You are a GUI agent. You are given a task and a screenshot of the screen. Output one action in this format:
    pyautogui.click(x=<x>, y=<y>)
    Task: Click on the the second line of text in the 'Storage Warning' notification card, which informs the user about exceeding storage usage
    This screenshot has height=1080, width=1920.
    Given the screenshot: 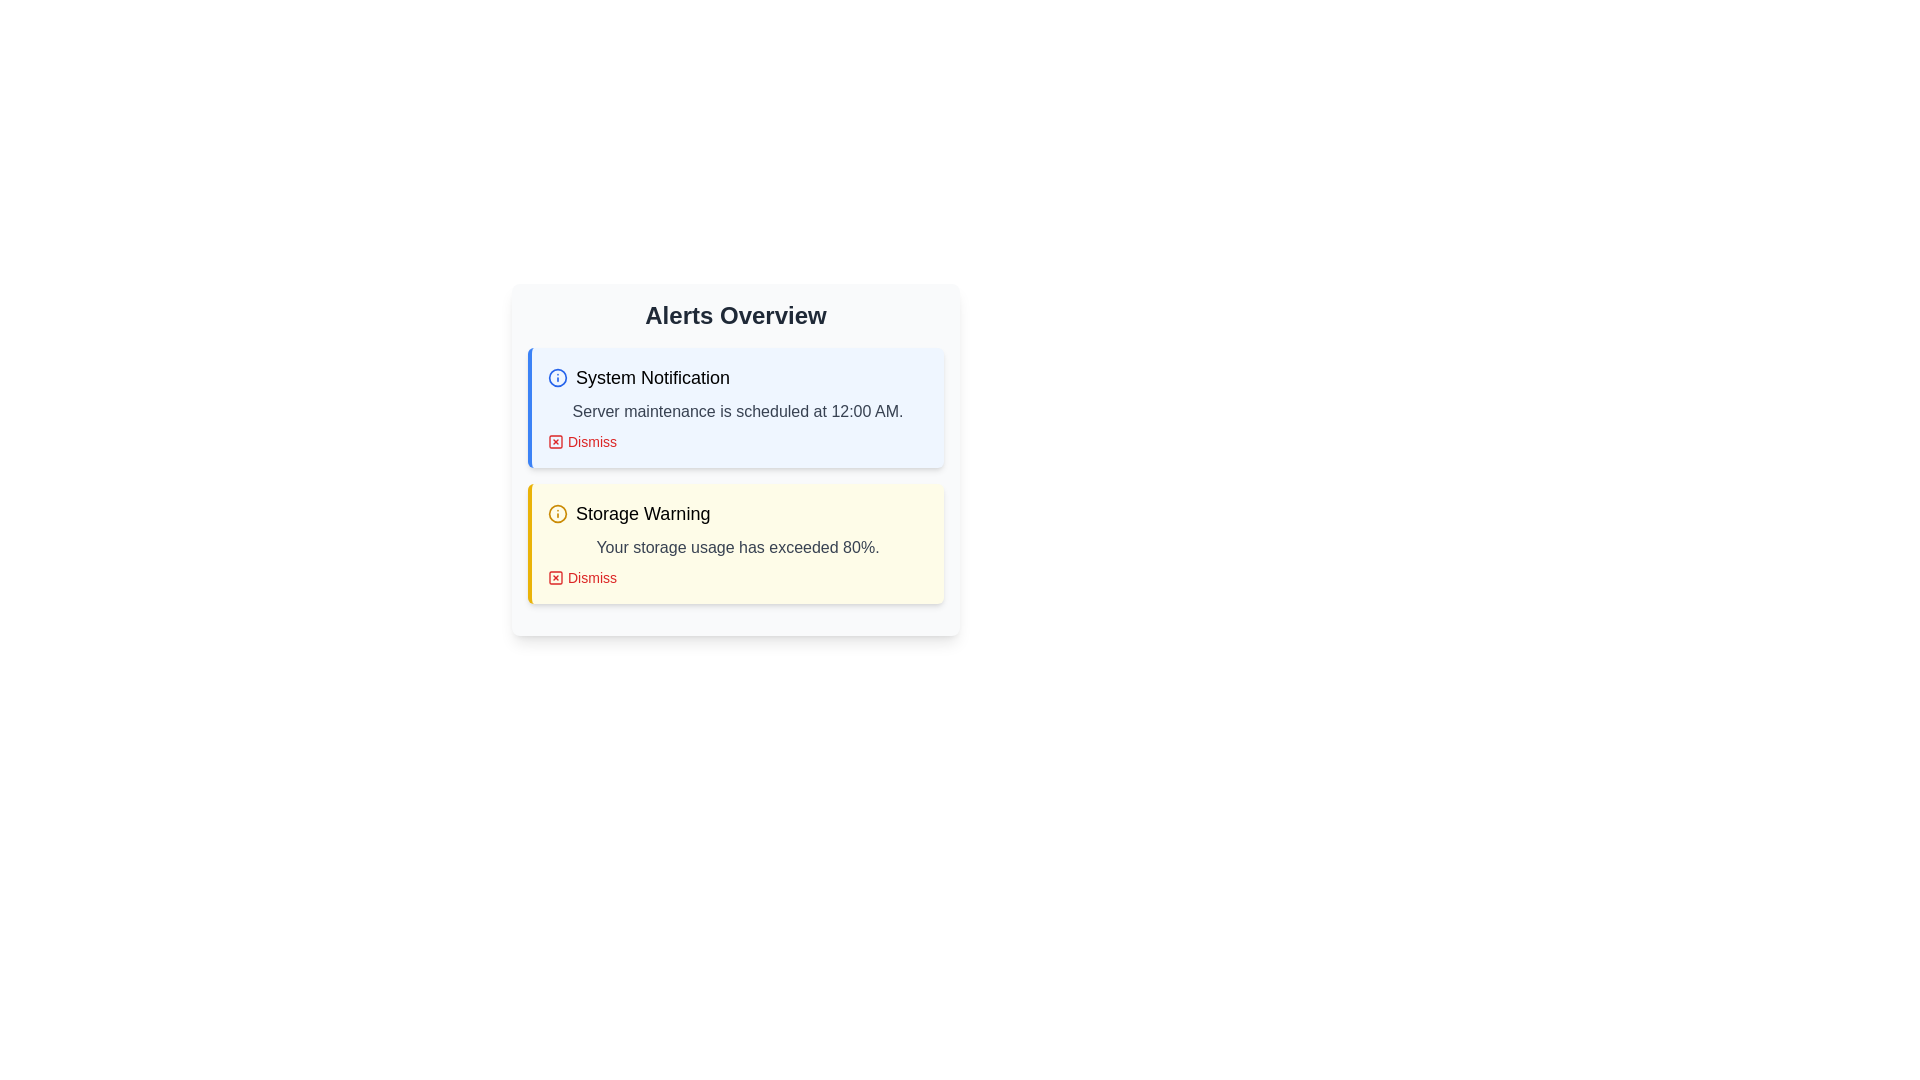 What is the action you would take?
    pyautogui.click(x=737, y=547)
    